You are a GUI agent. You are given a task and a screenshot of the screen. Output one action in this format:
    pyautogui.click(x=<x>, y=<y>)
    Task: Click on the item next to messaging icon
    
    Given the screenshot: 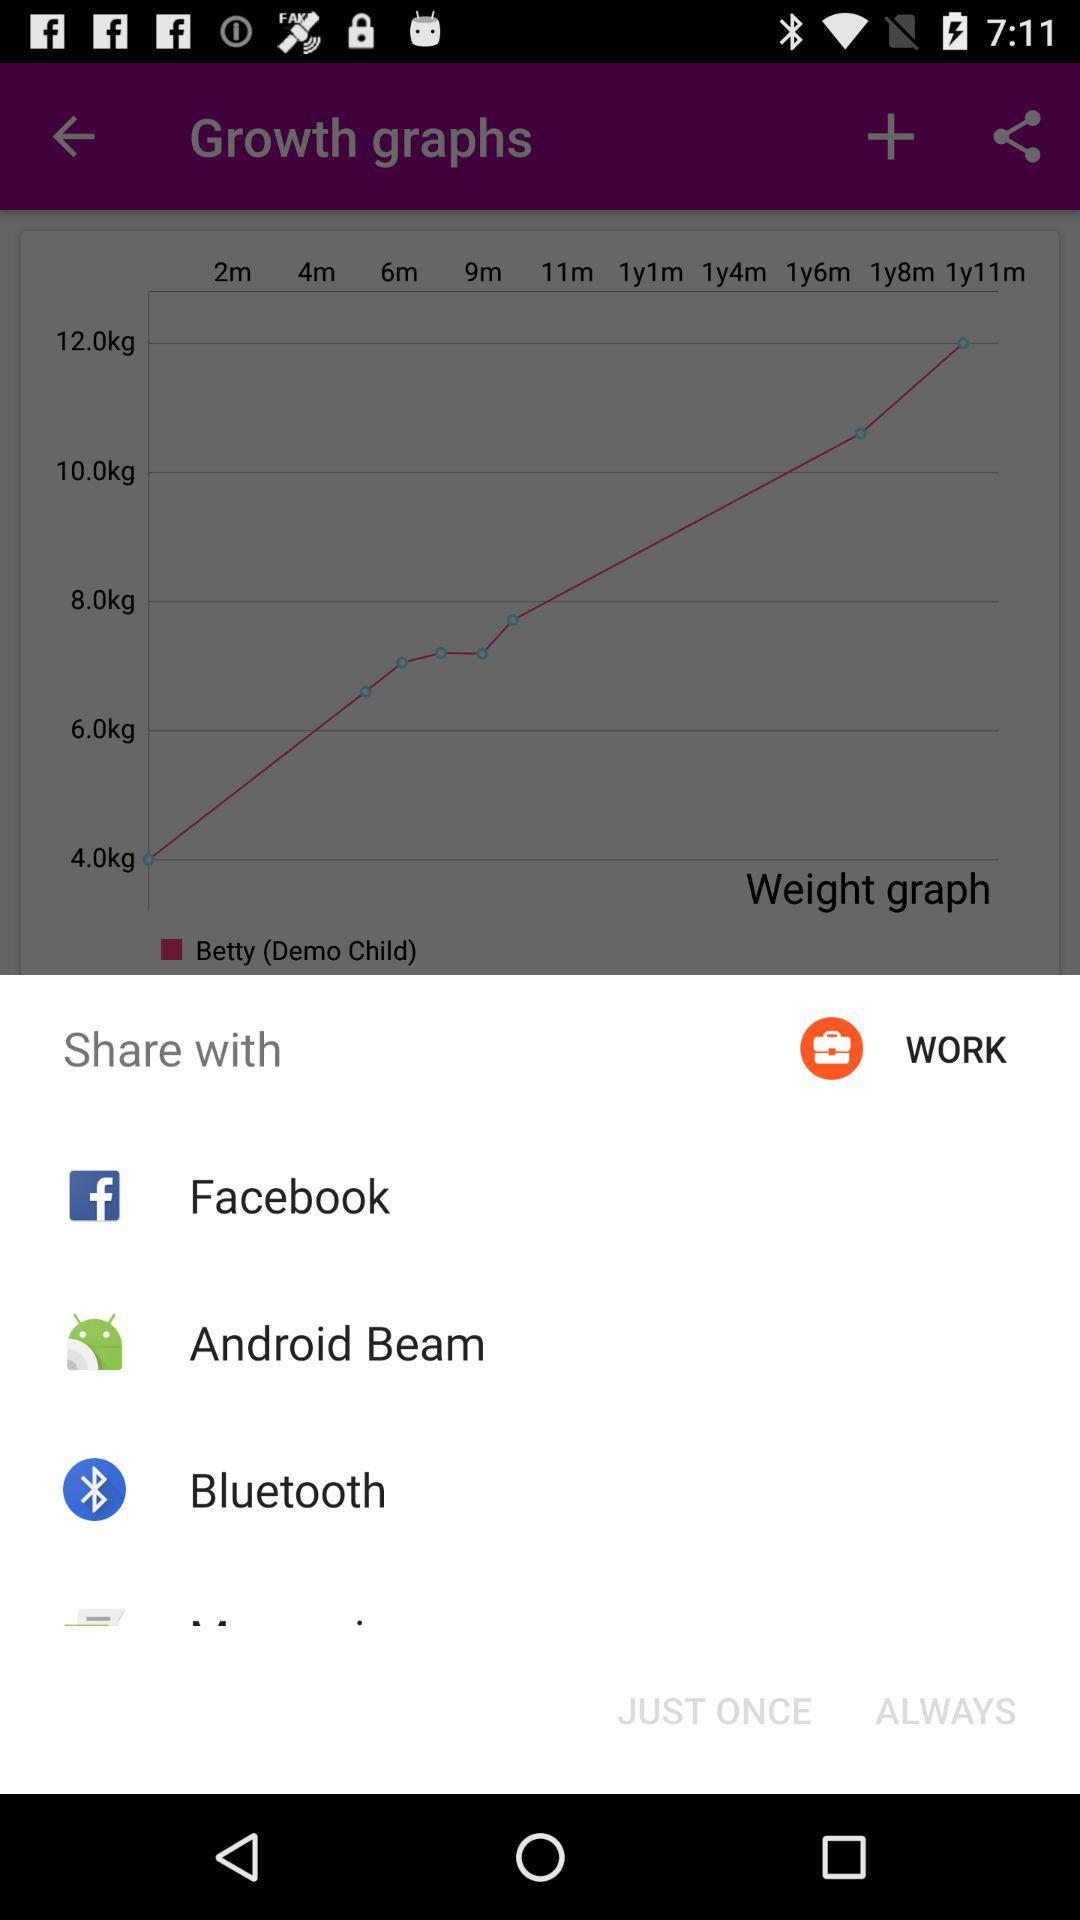 What is the action you would take?
    pyautogui.click(x=713, y=1708)
    